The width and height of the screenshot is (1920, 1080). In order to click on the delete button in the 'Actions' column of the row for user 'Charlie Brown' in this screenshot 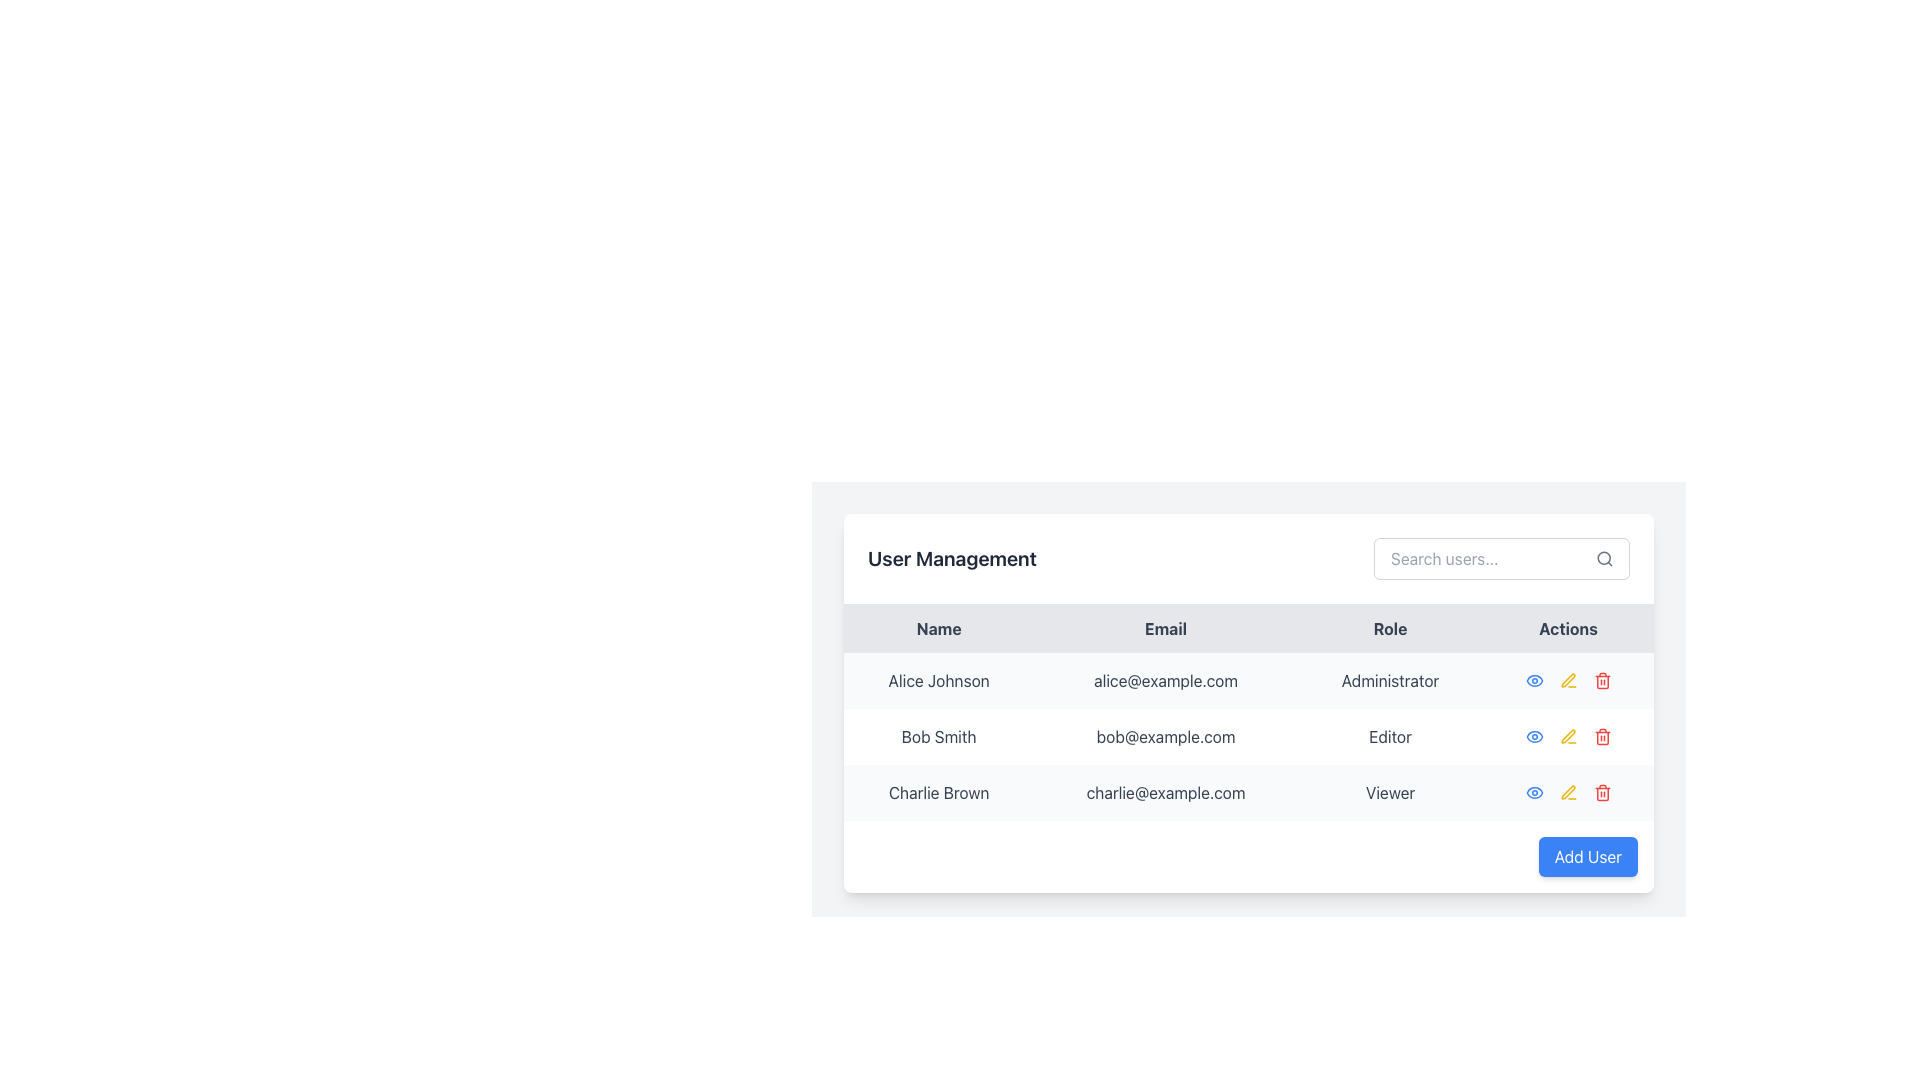, I will do `click(1602, 792)`.